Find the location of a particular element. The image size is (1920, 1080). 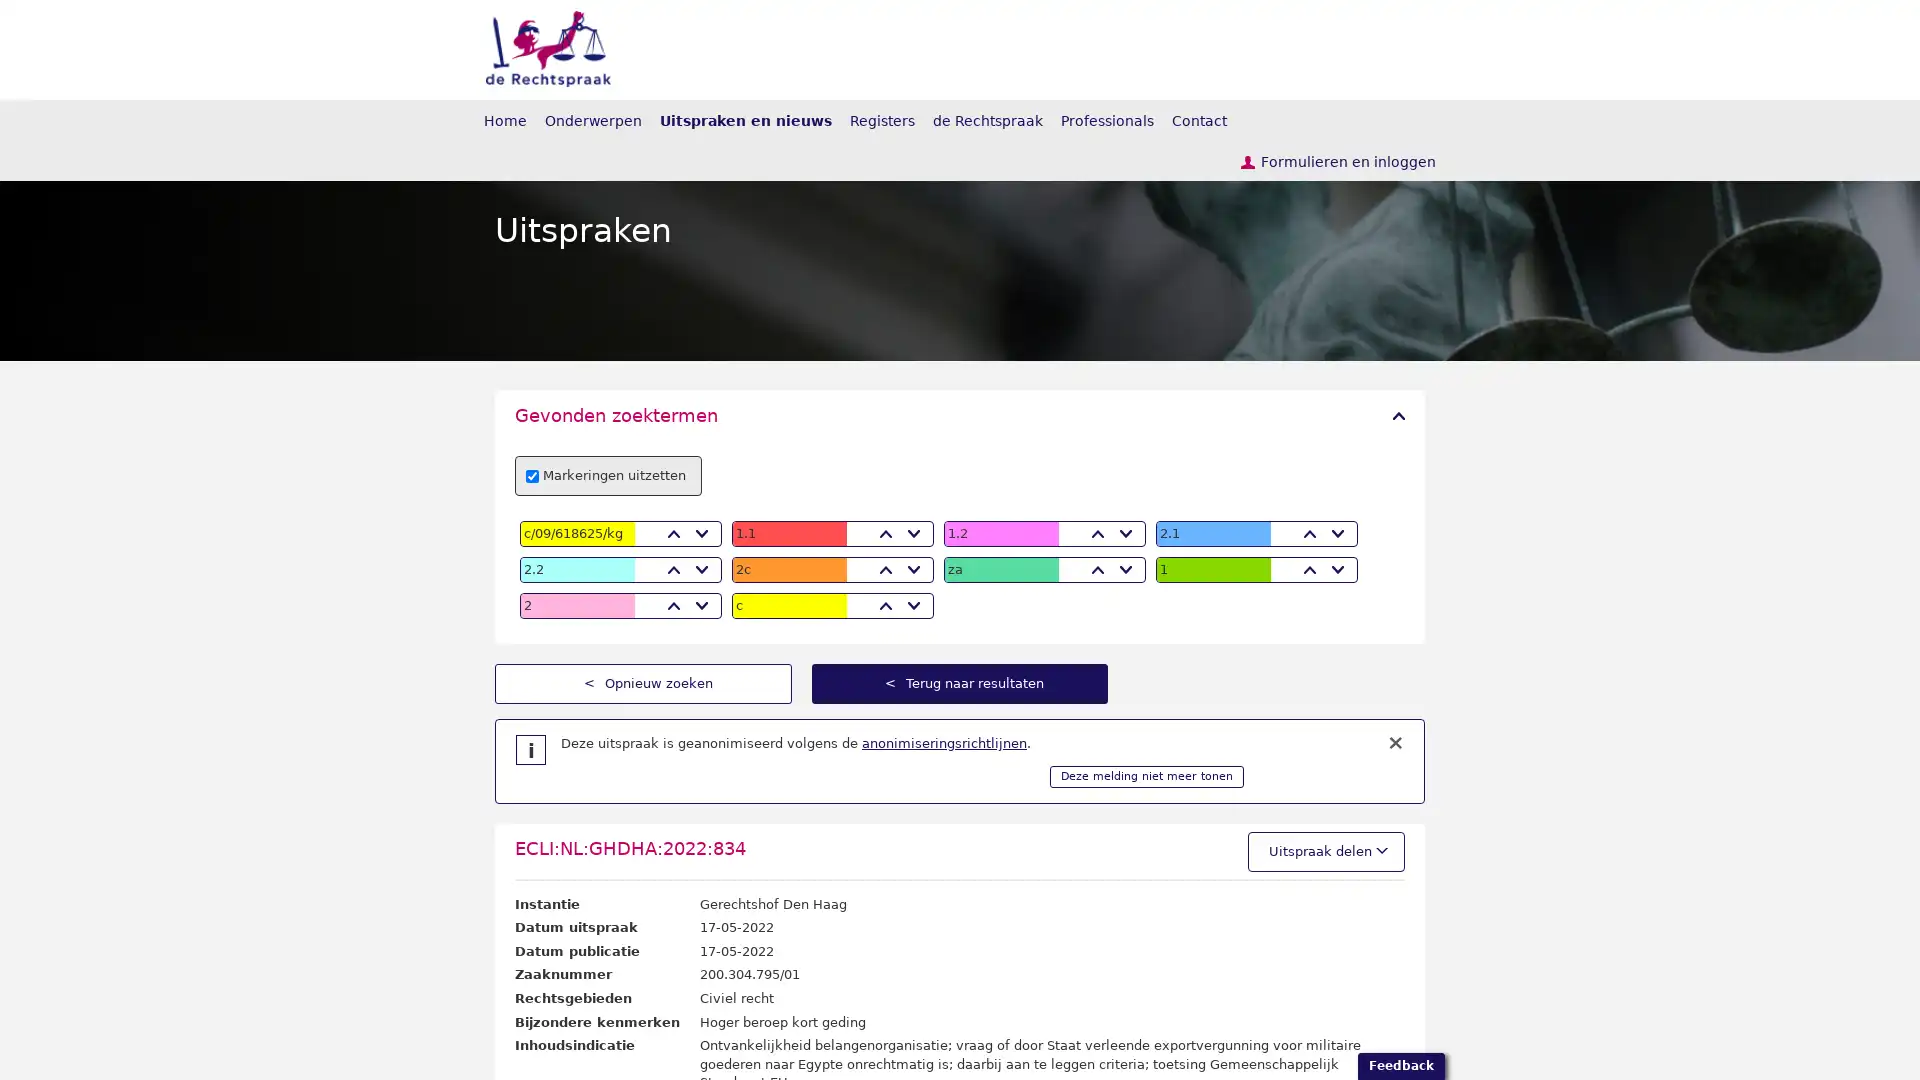

Vorige zoek term is located at coordinates (673, 531).